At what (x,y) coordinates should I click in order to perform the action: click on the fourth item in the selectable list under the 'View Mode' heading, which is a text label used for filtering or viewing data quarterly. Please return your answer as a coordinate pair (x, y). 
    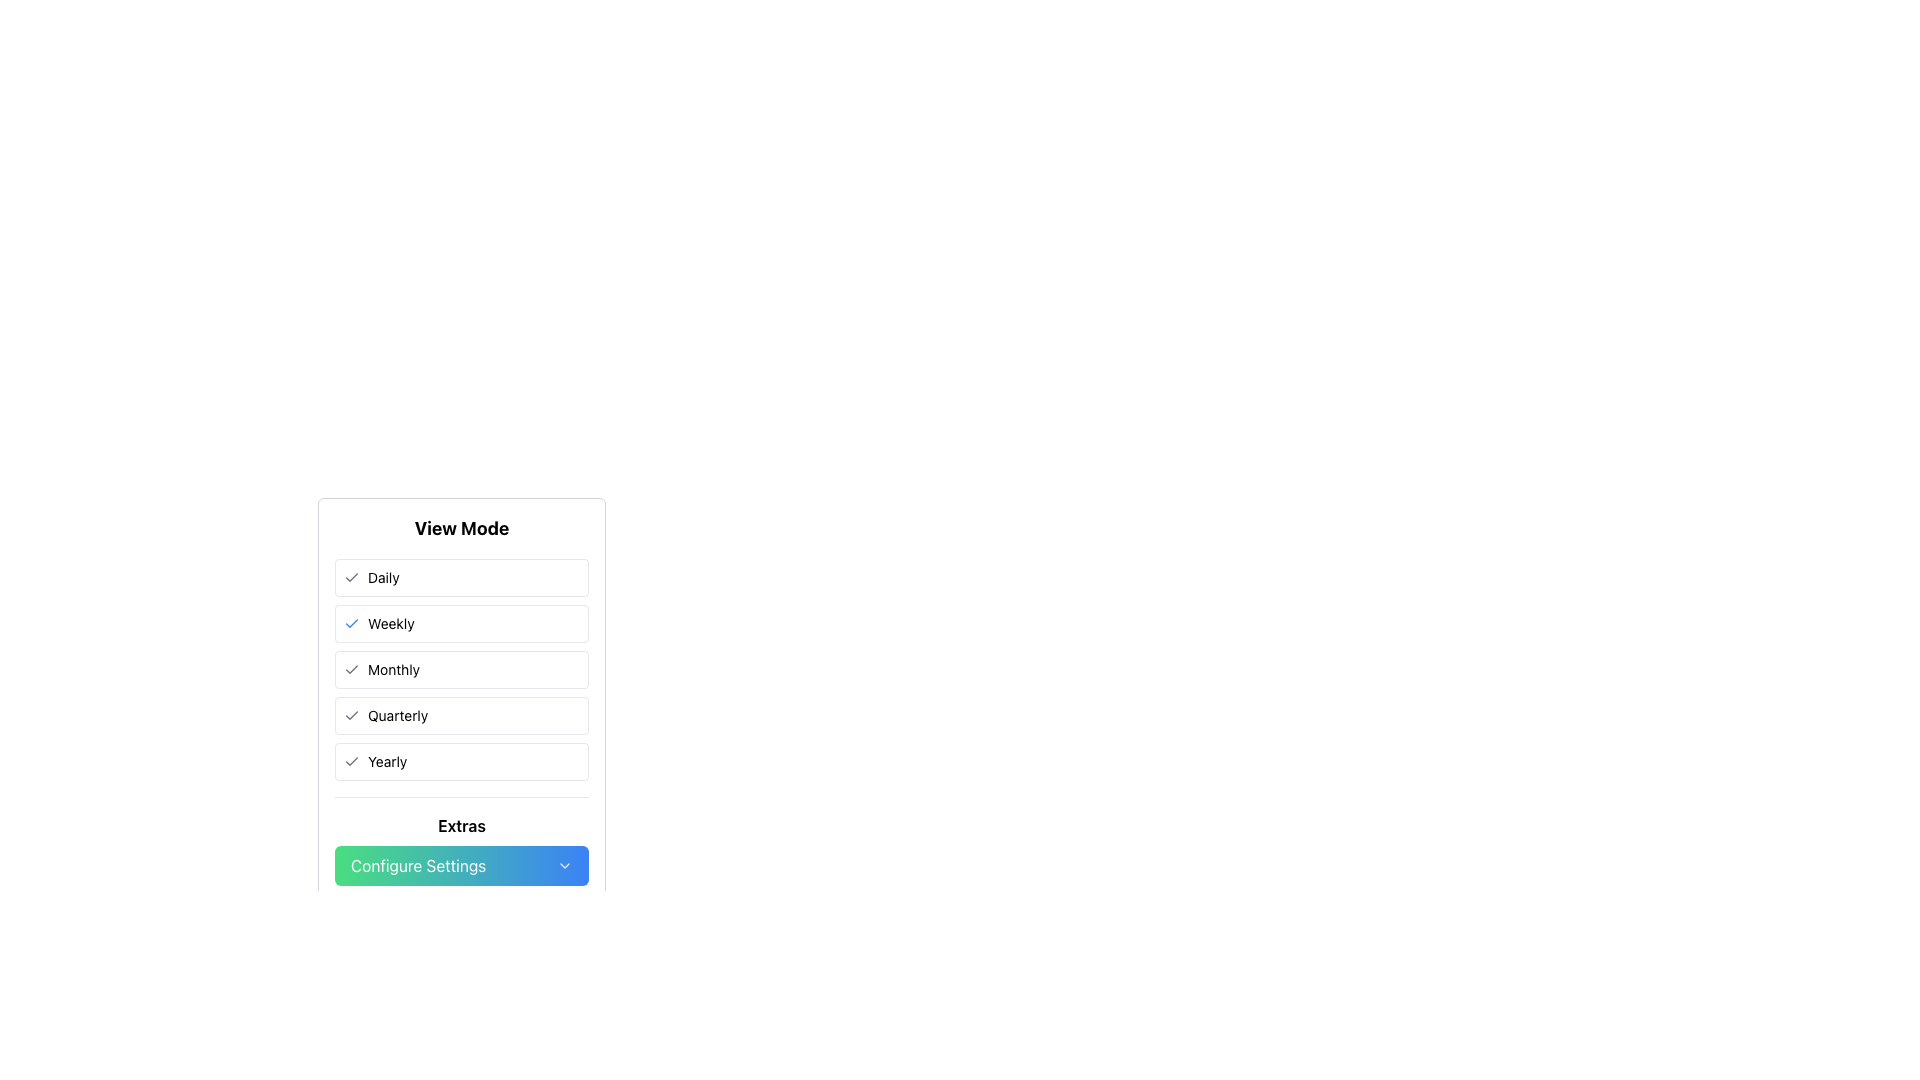
    Looking at the image, I should click on (398, 715).